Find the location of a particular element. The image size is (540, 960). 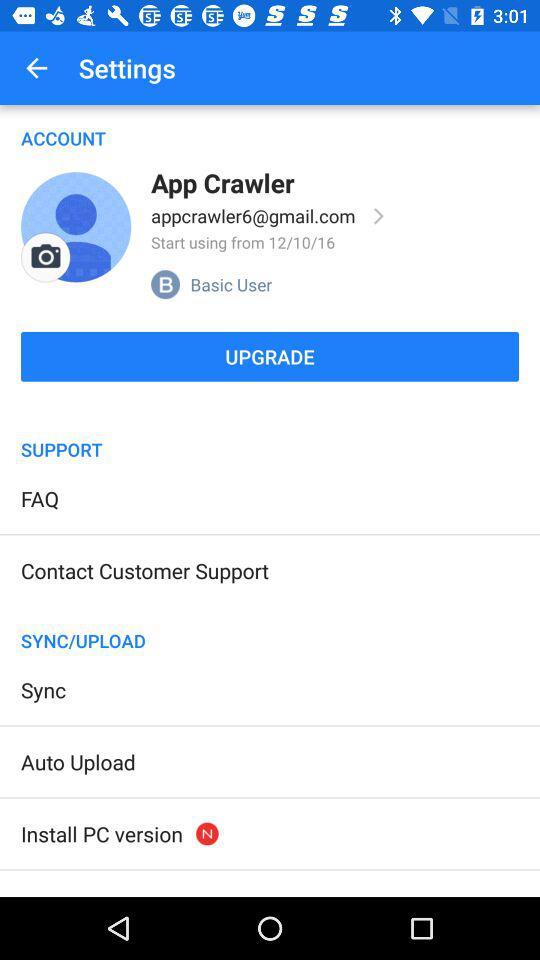

icon to the left of settings icon is located at coordinates (36, 68).